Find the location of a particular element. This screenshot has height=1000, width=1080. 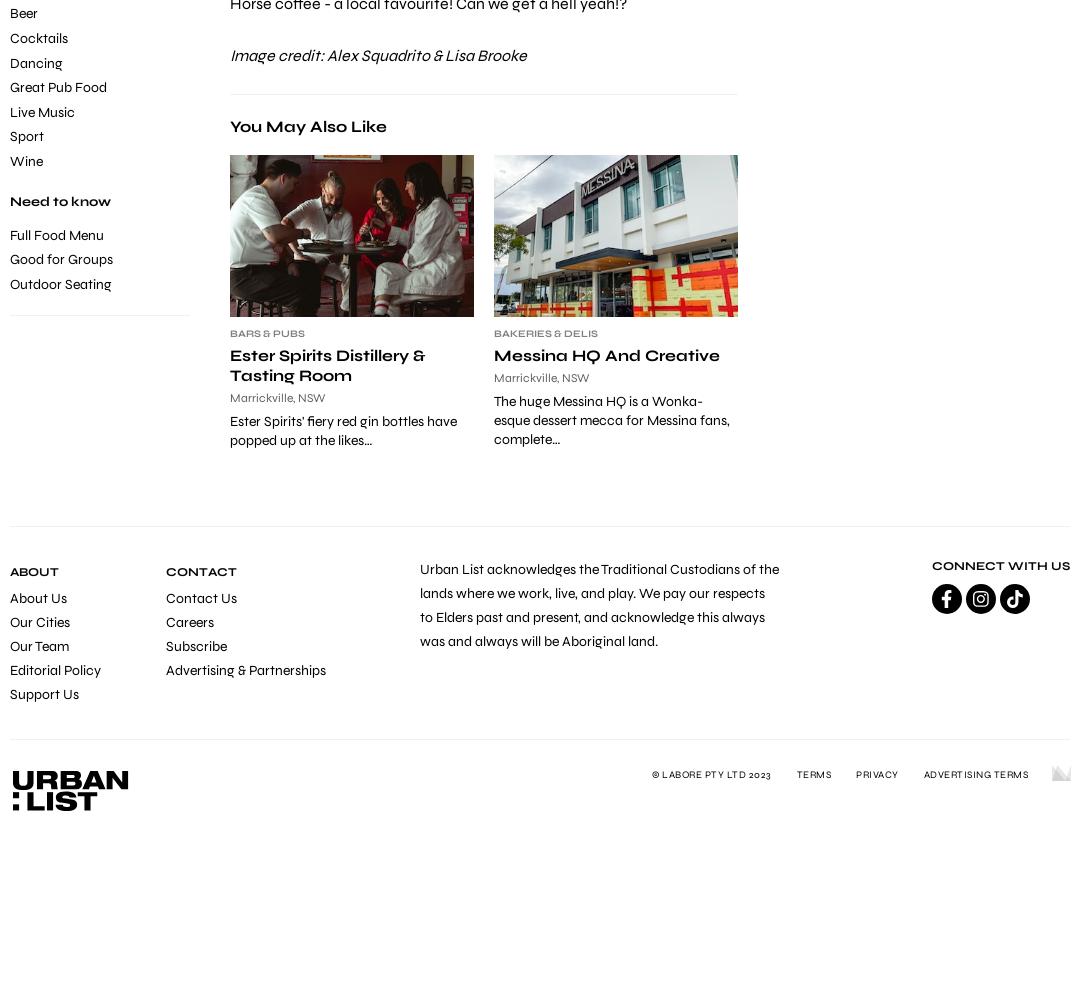

'Good for Groups' is located at coordinates (10, 259).